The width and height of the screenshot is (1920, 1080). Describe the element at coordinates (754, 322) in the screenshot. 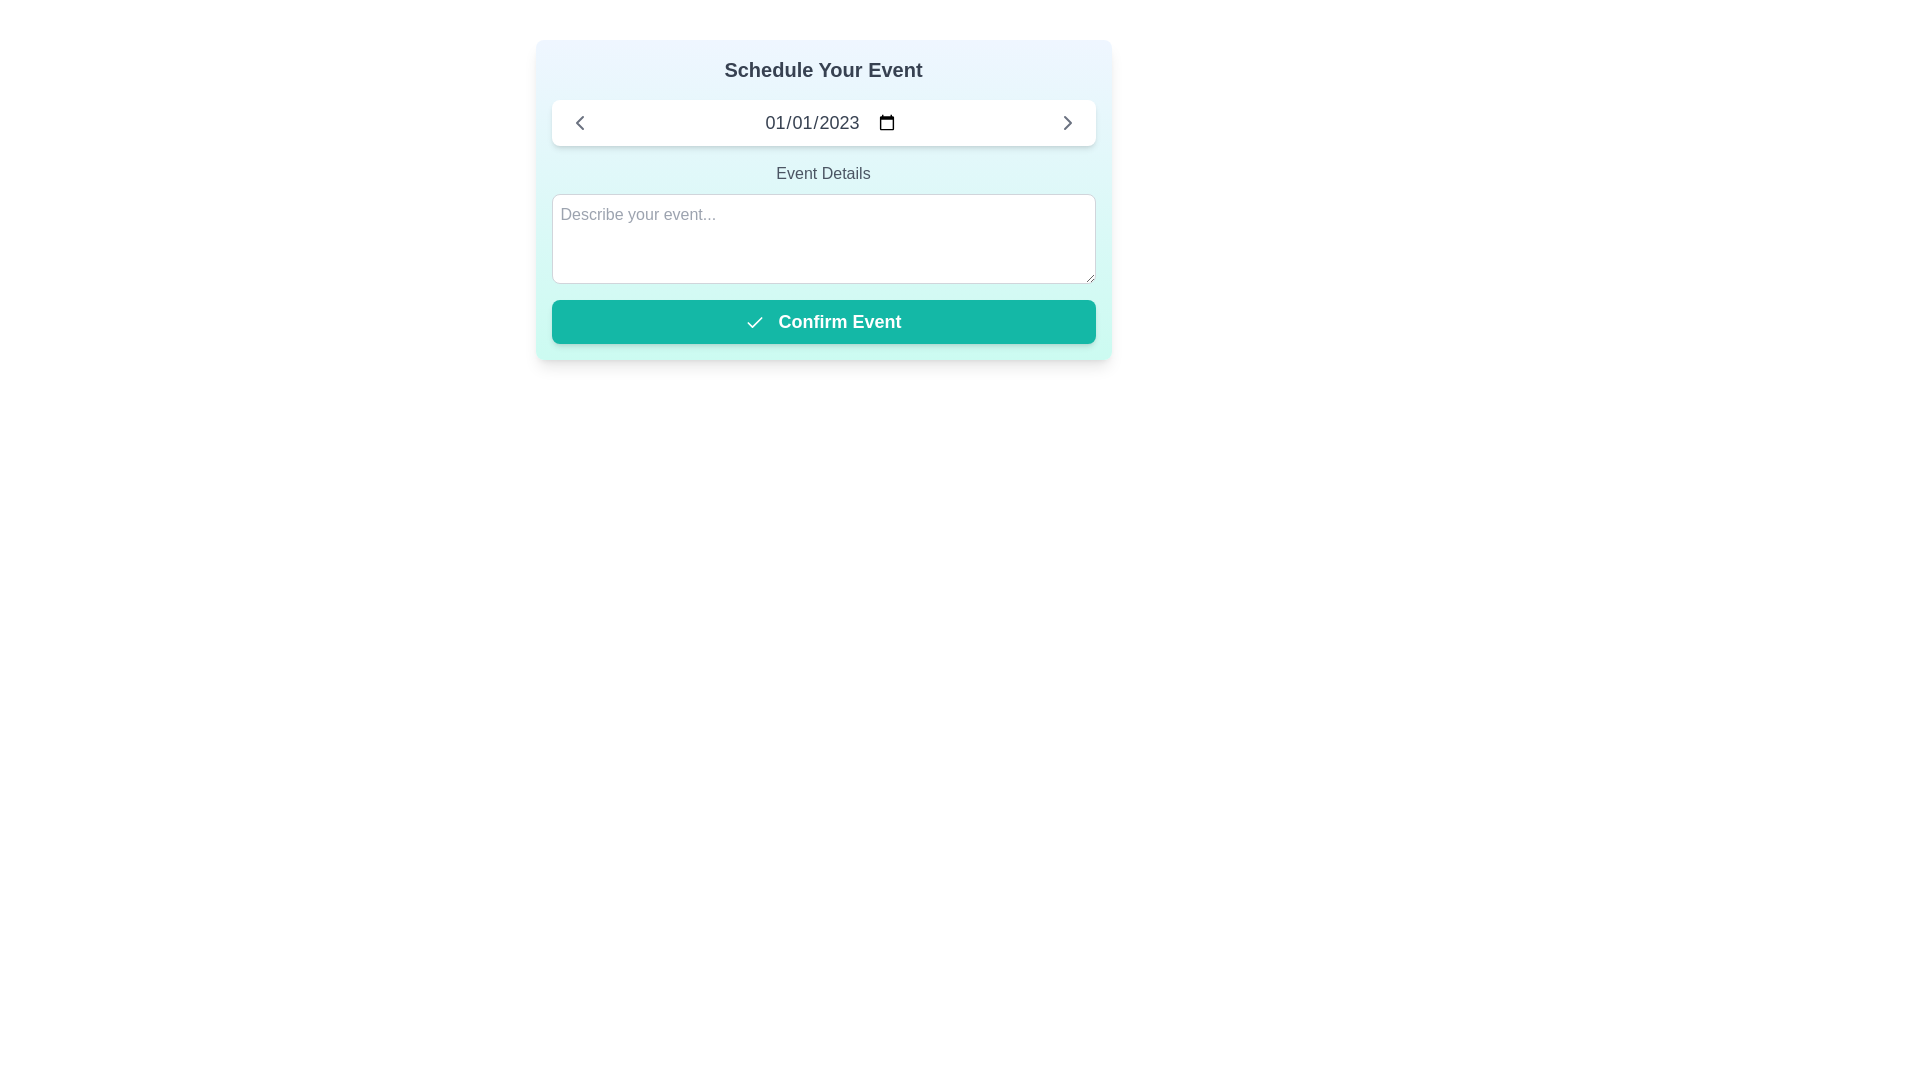

I see `the white checkmark outline icon that is part of the 'Confirm Event' button, located to the left of the text 'Confirm Event'` at that location.